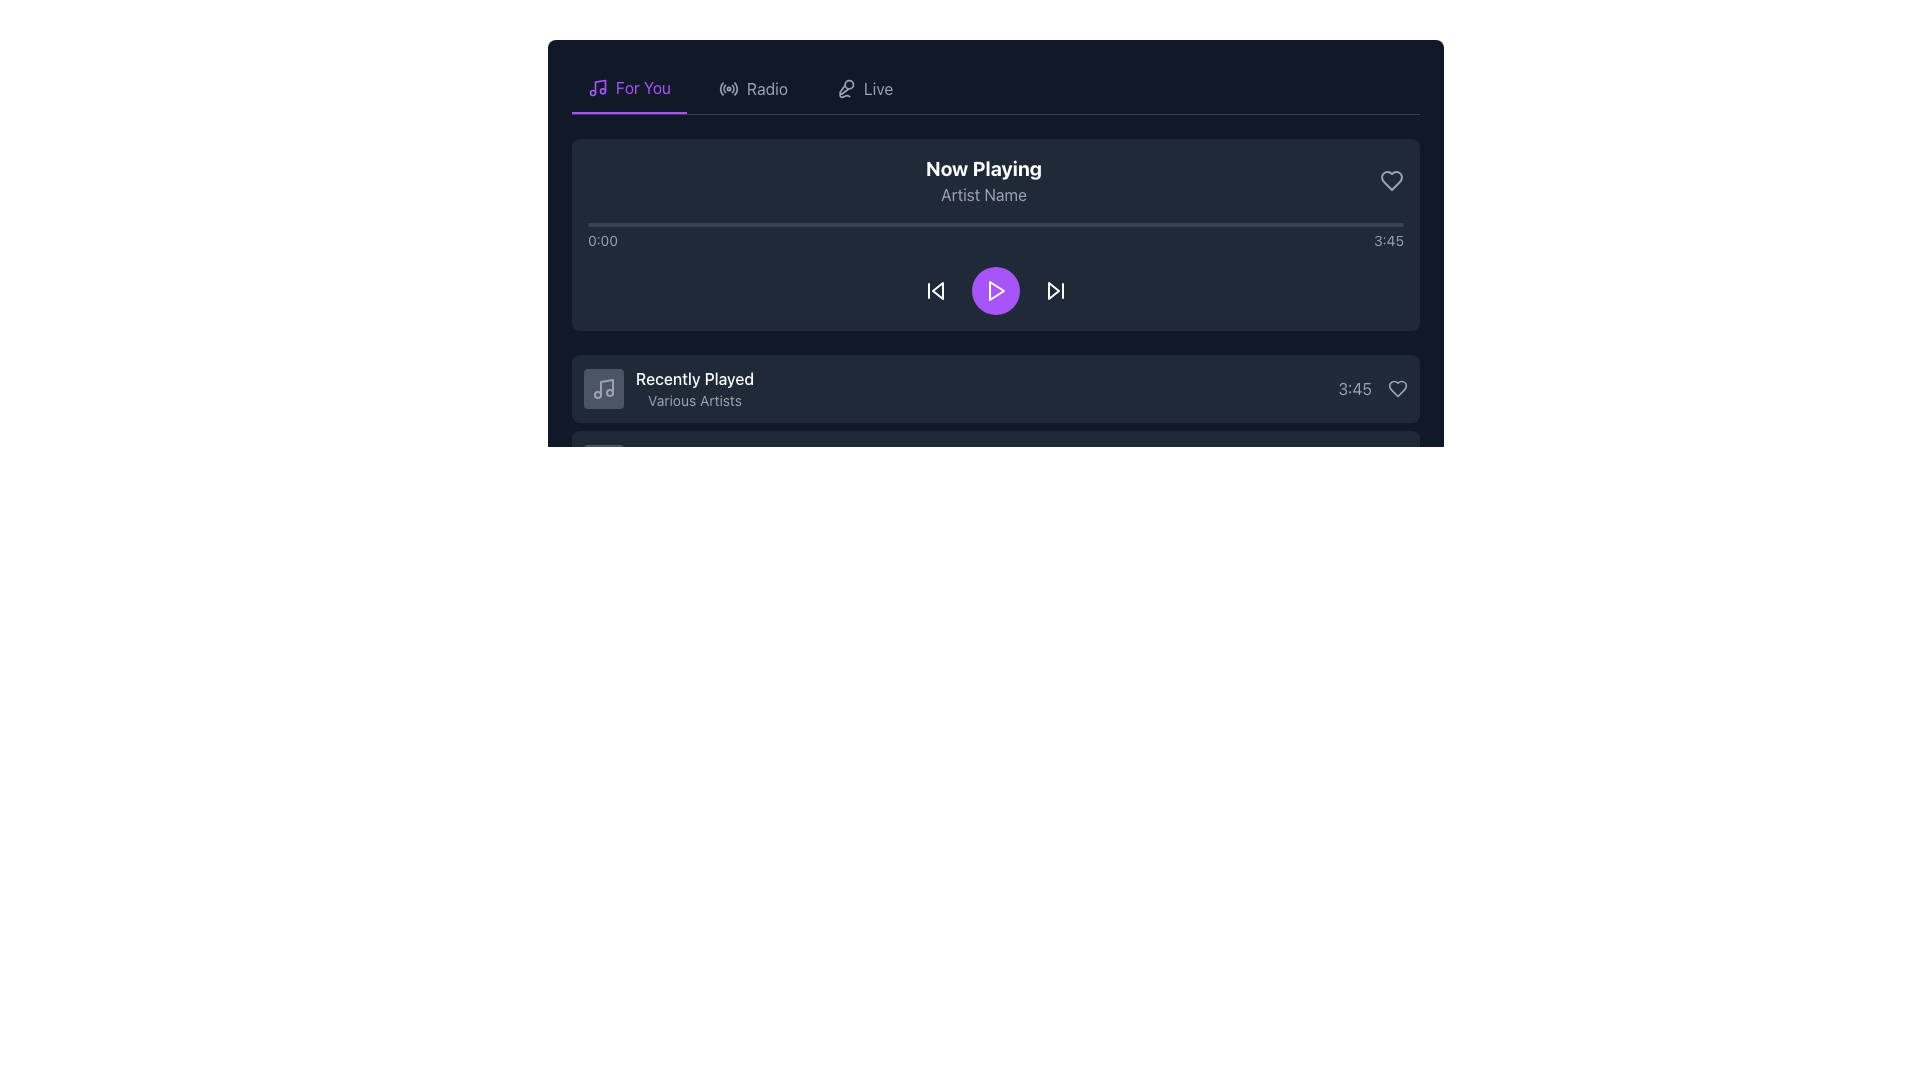 Image resolution: width=1920 pixels, height=1080 pixels. What do you see at coordinates (983, 195) in the screenshot?
I see `the static text label element displaying 'Artist Name', which is located directly below the 'Now Playing' text in a gray color` at bounding box center [983, 195].